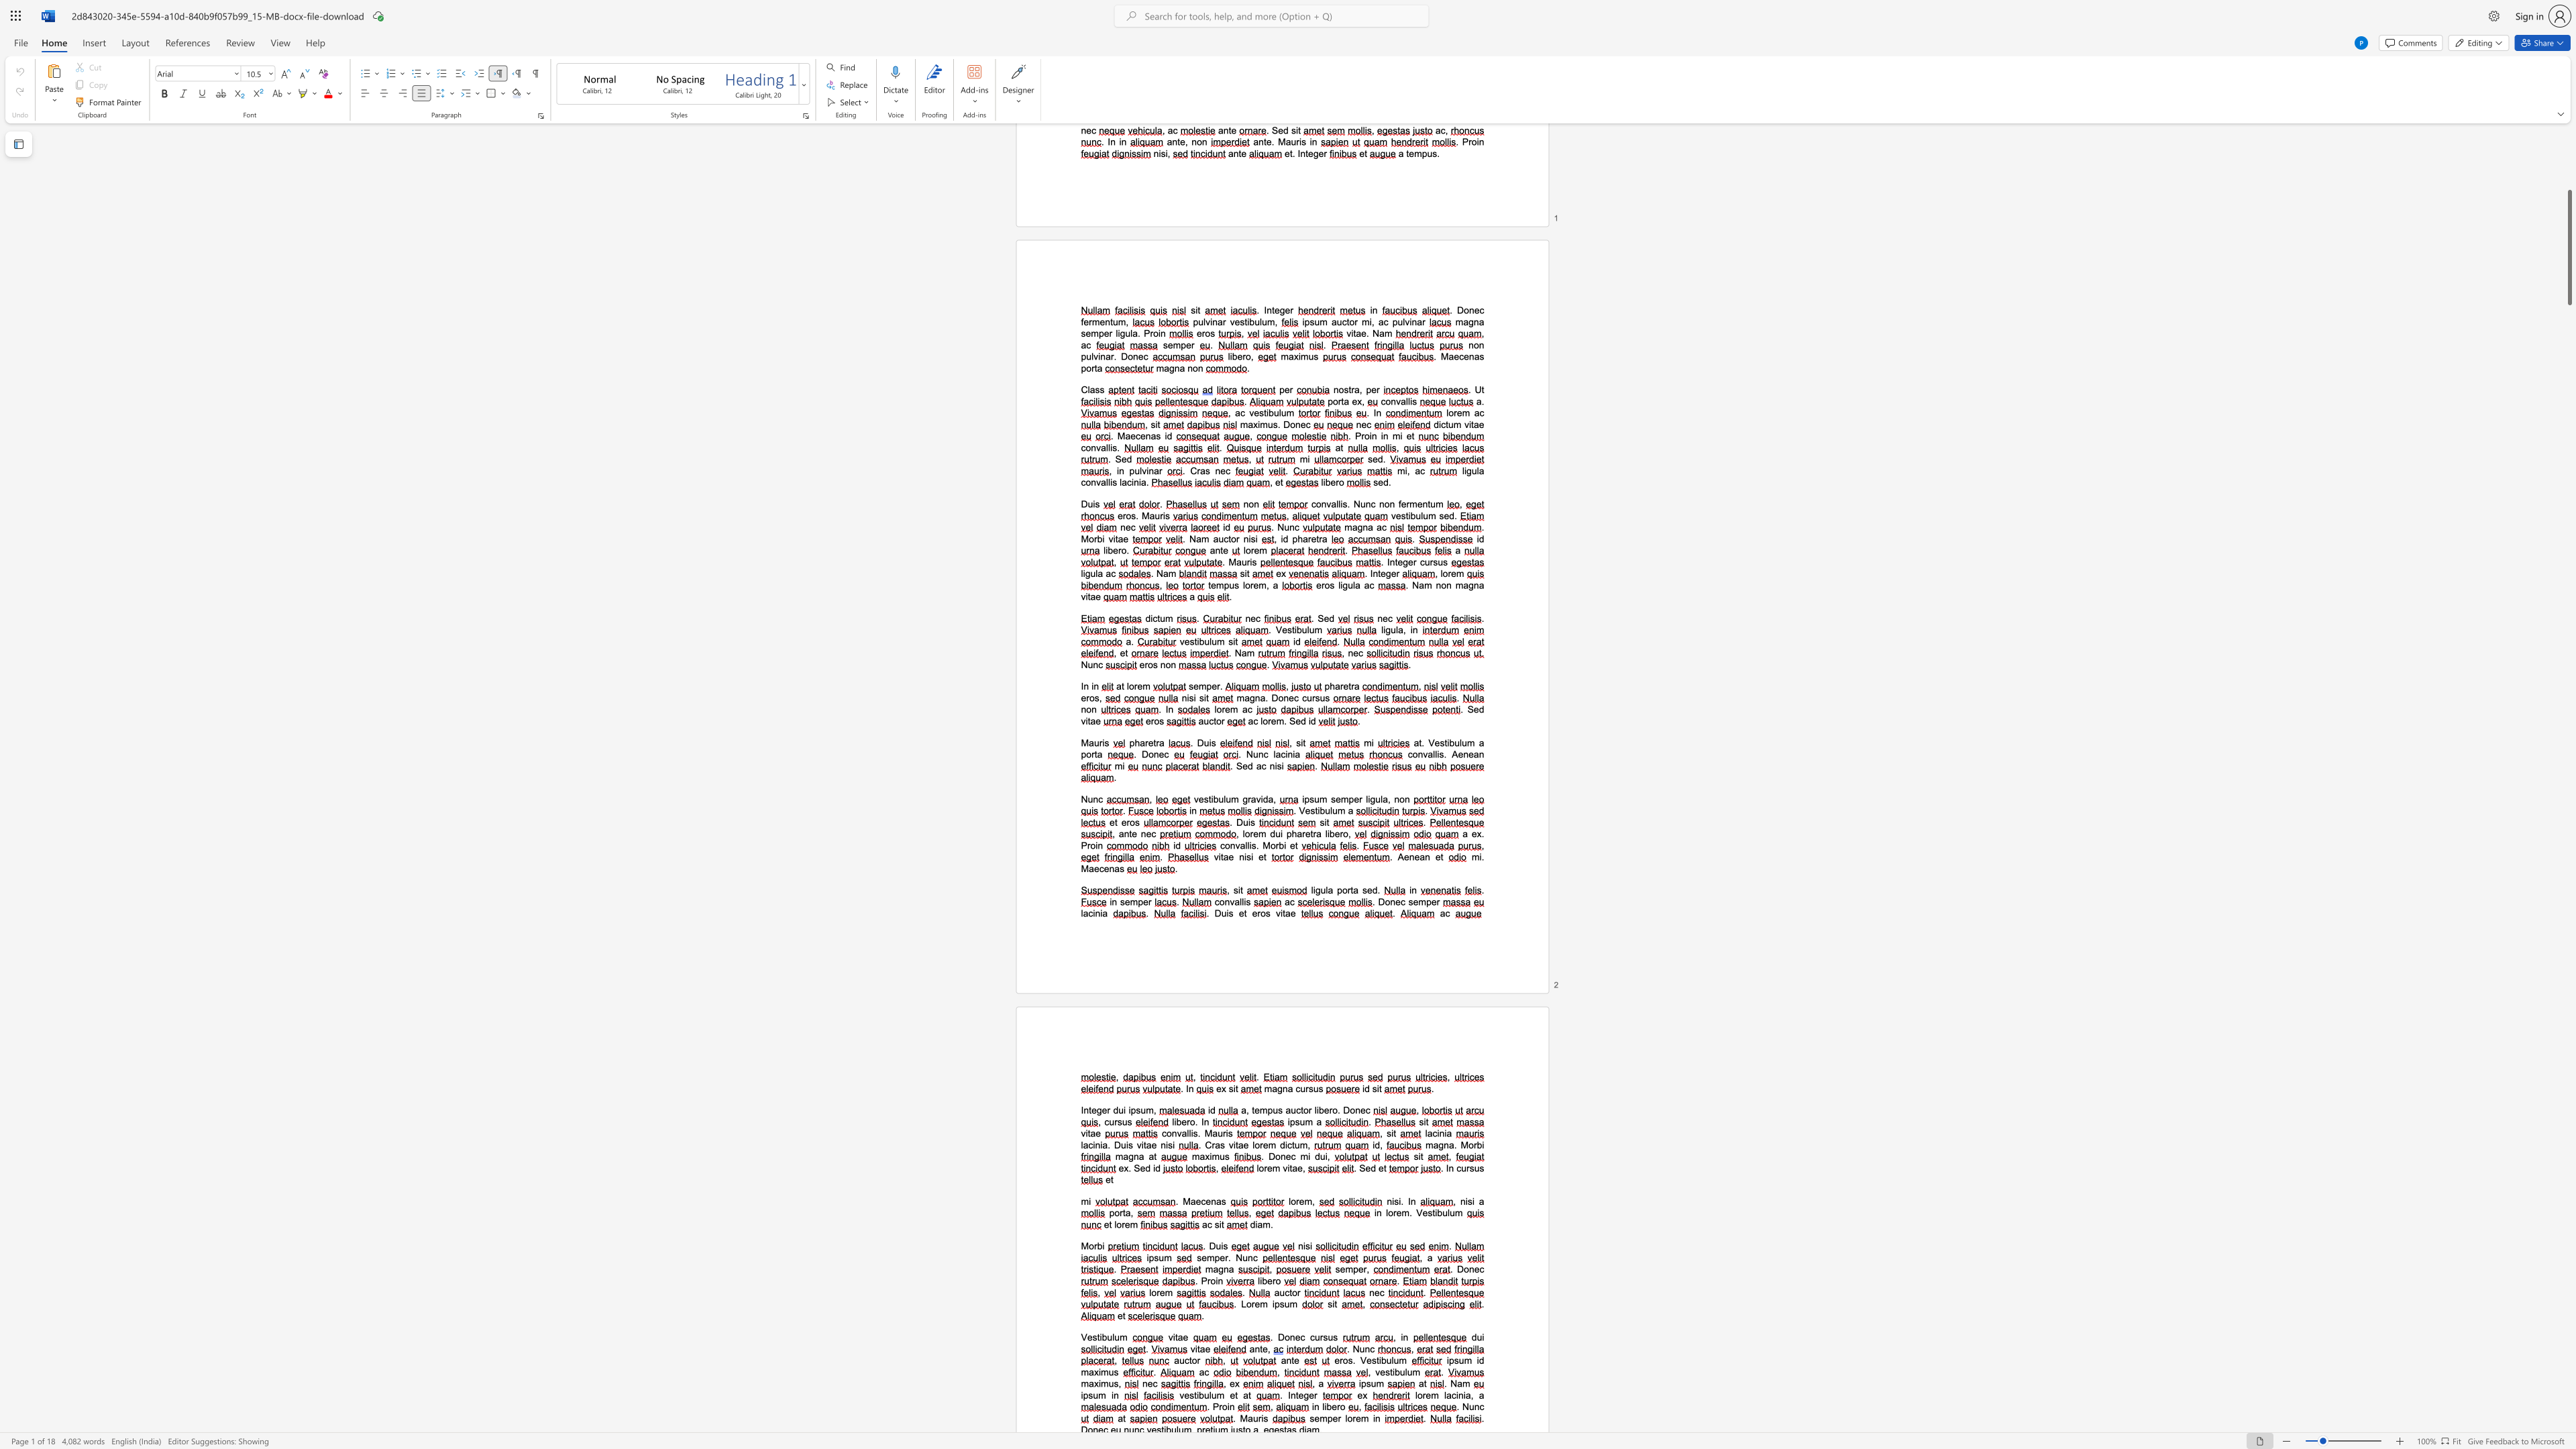 Image resolution: width=2576 pixels, height=1449 pixels. Describe the element at coordinates (1246, 798) in the screenshot. I see `the space between the continuous character "g" and "r" in the text` at that location.